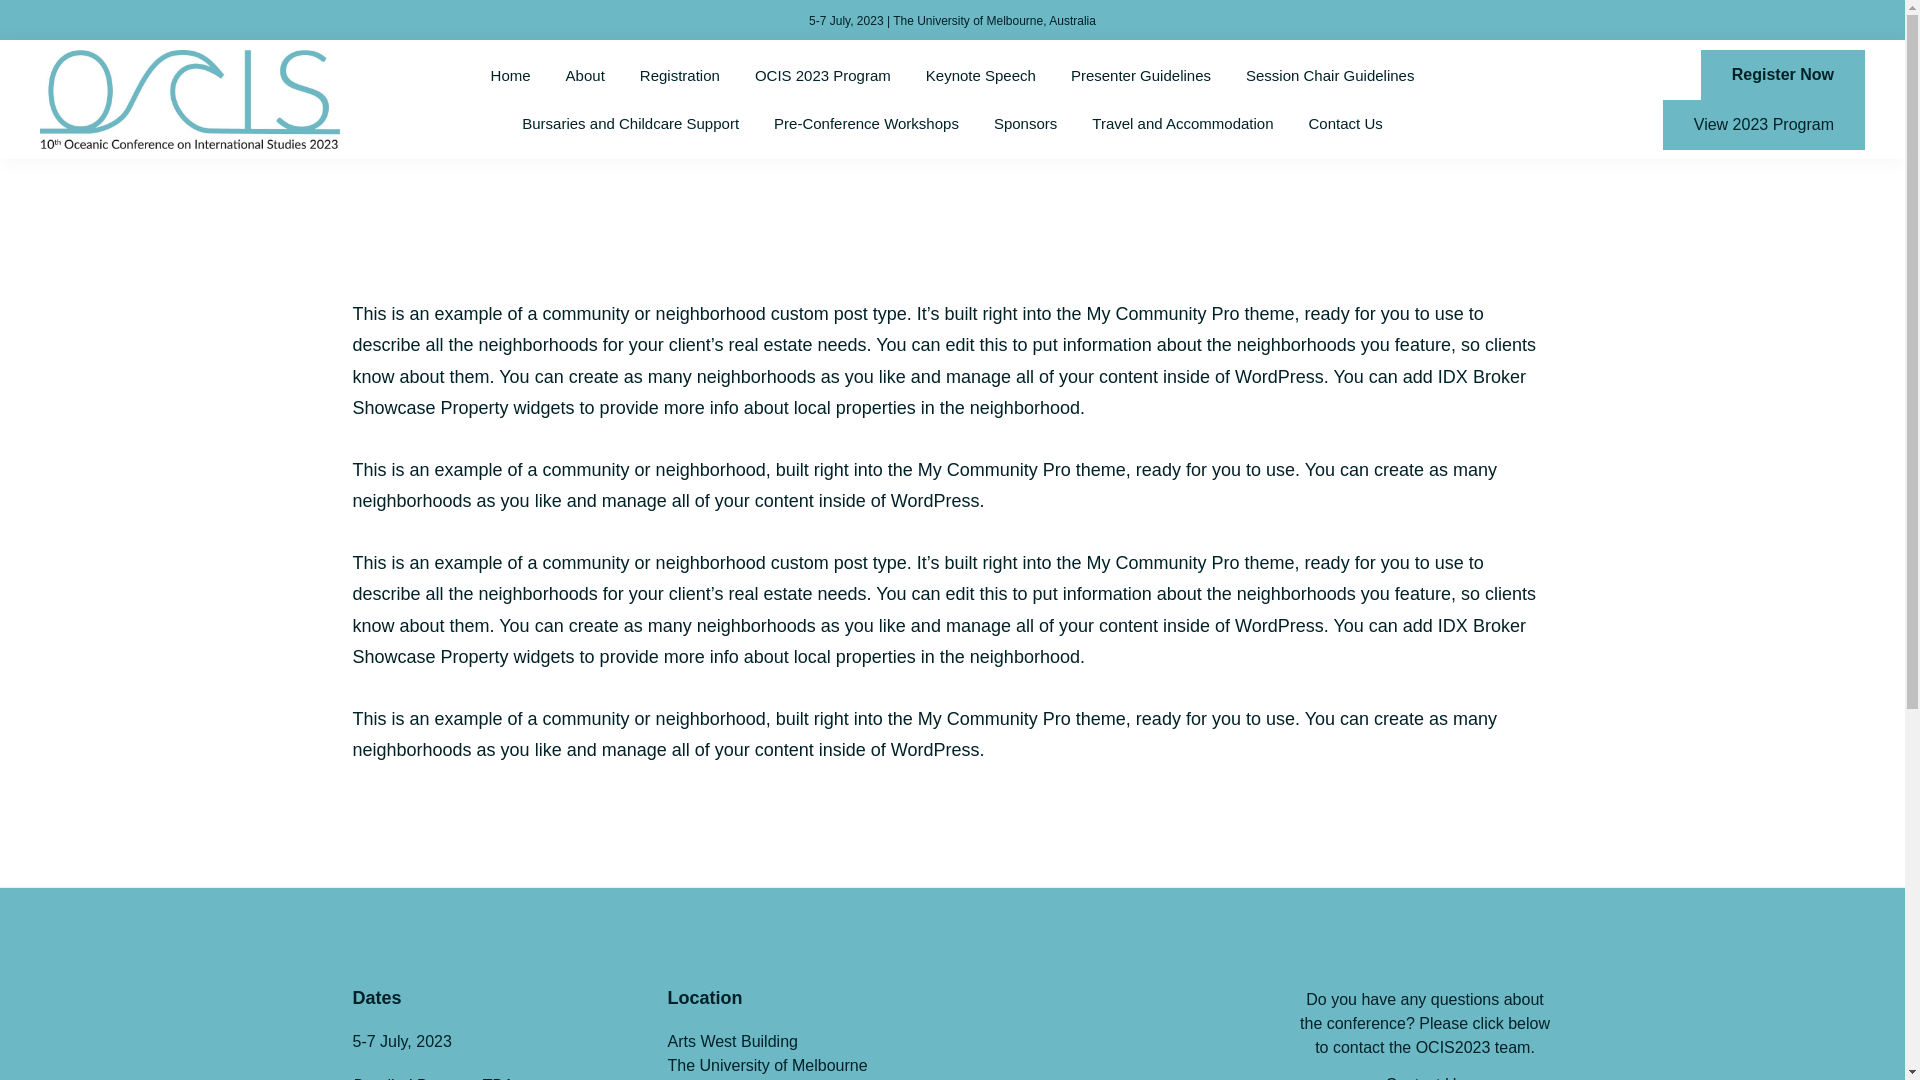 This screenshot has width=1920, height=1080. What do you see at coordinates (1229, 75) in the screenshot?
I see `'Session Chair Guidelines'` at bounding box center [1229, 75].